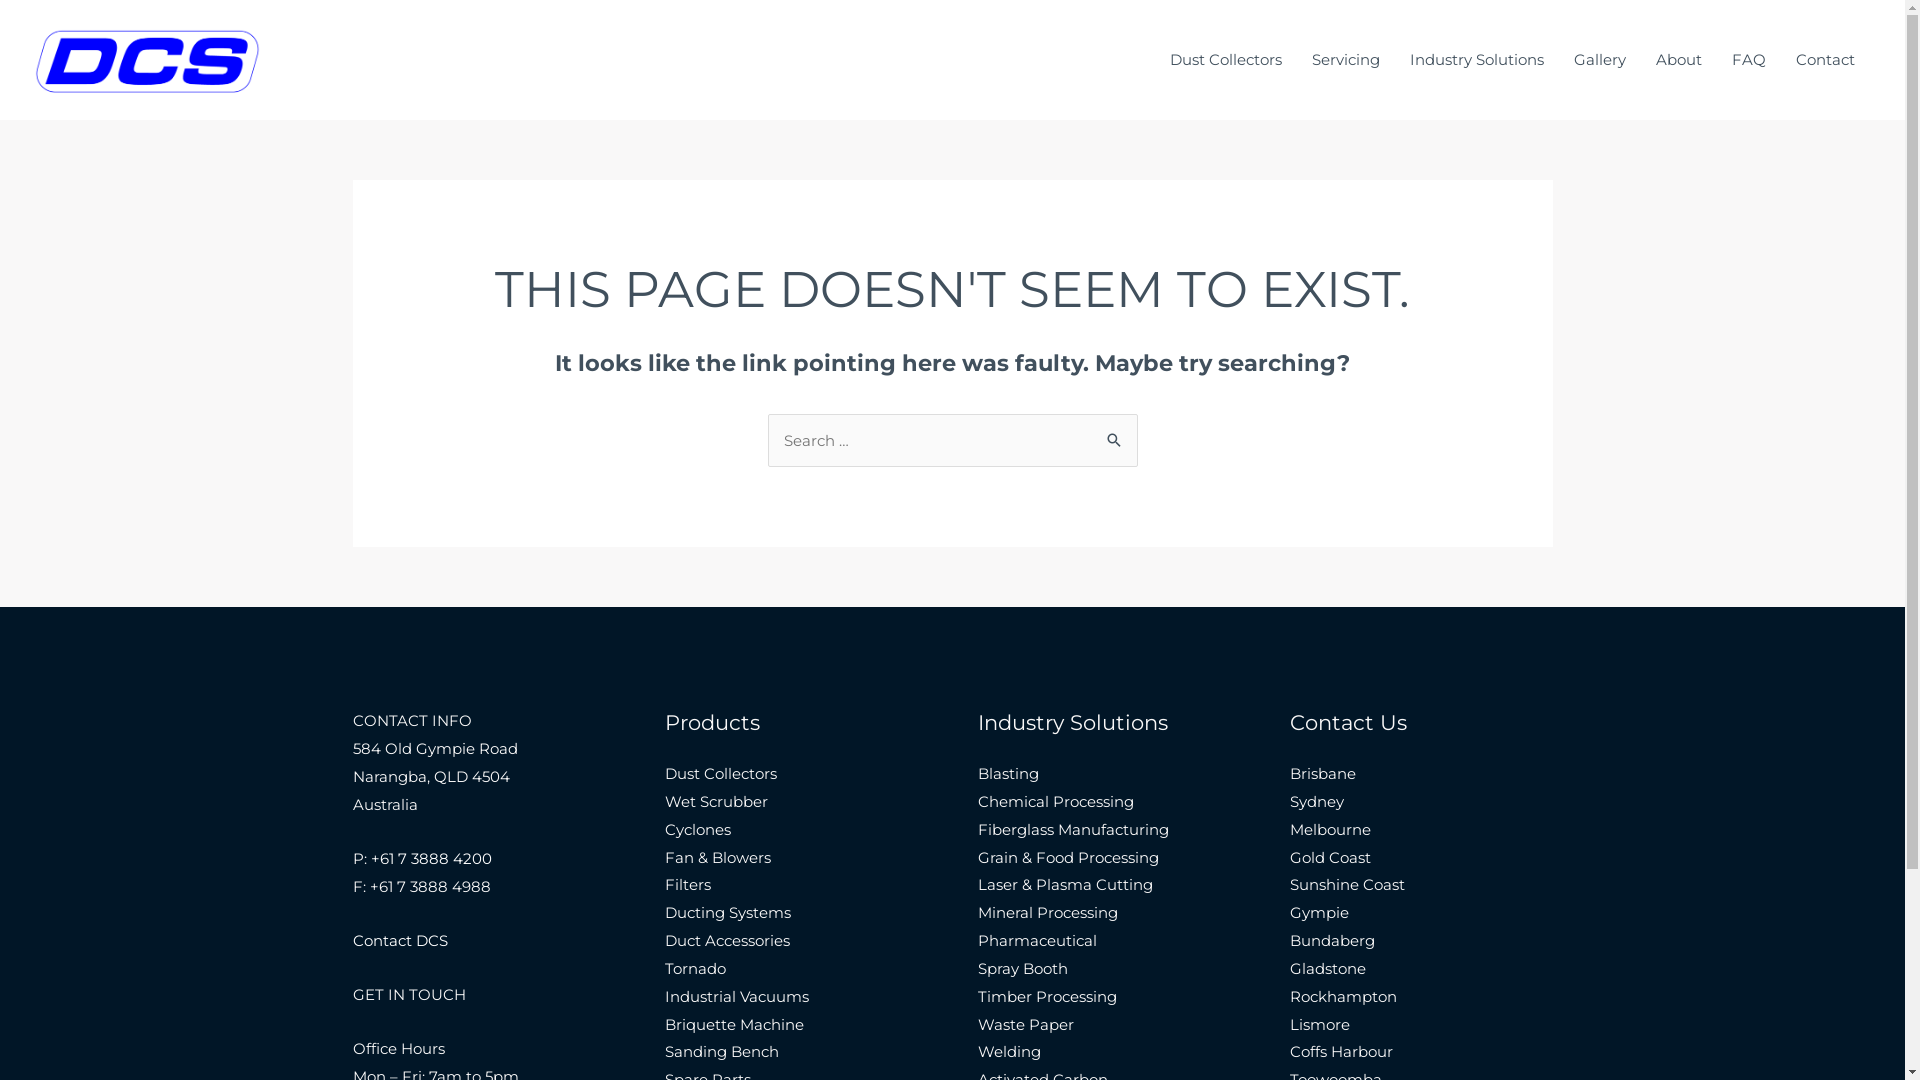 The width and height of the screenshot is (1920, 1080). I want to click on 'Briquette Machine', so click(733, 1024).